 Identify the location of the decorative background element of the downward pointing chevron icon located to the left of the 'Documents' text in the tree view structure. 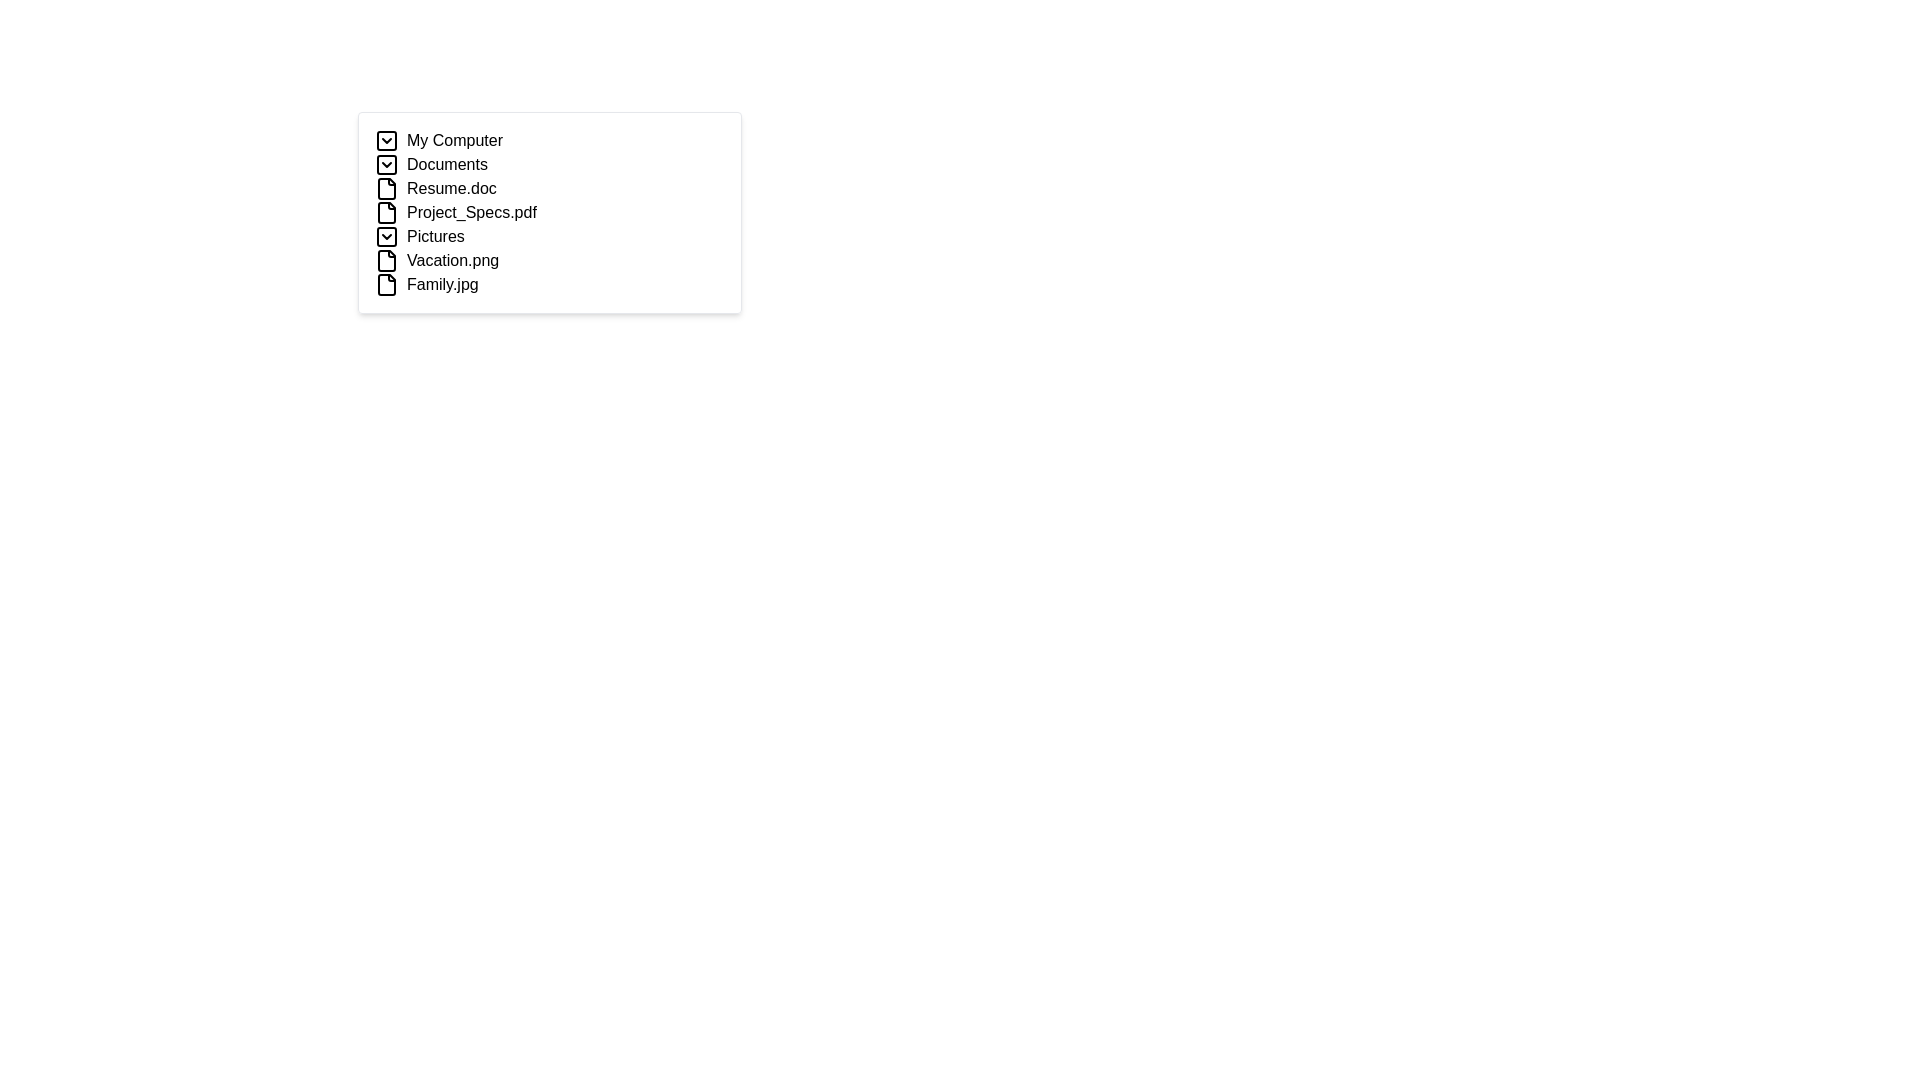
(387, 164).